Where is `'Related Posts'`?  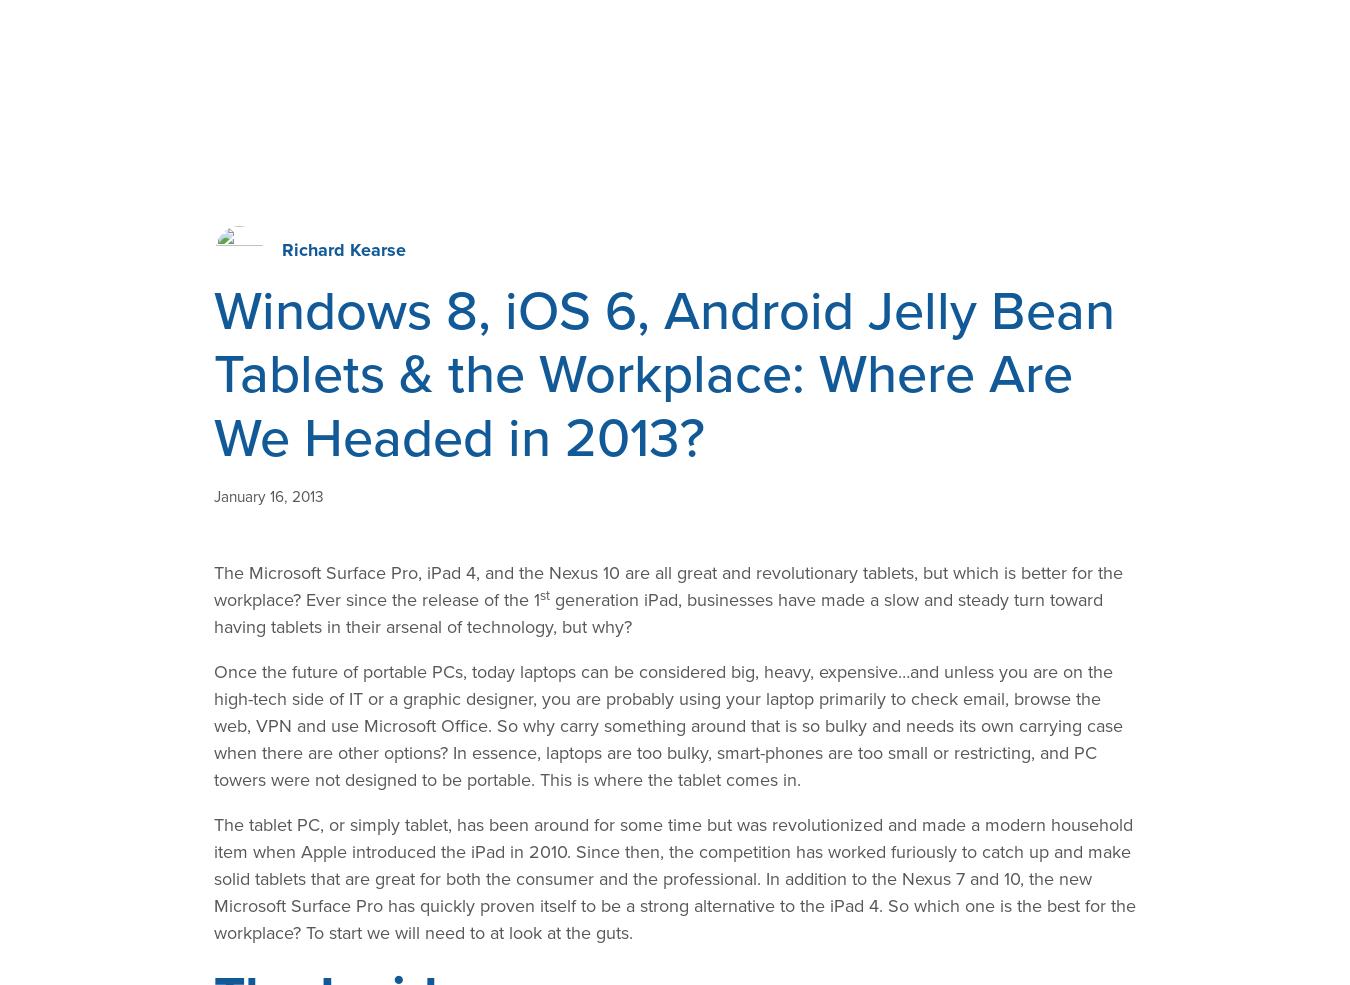
'Related Posts' is located at coordinates (674, 582).